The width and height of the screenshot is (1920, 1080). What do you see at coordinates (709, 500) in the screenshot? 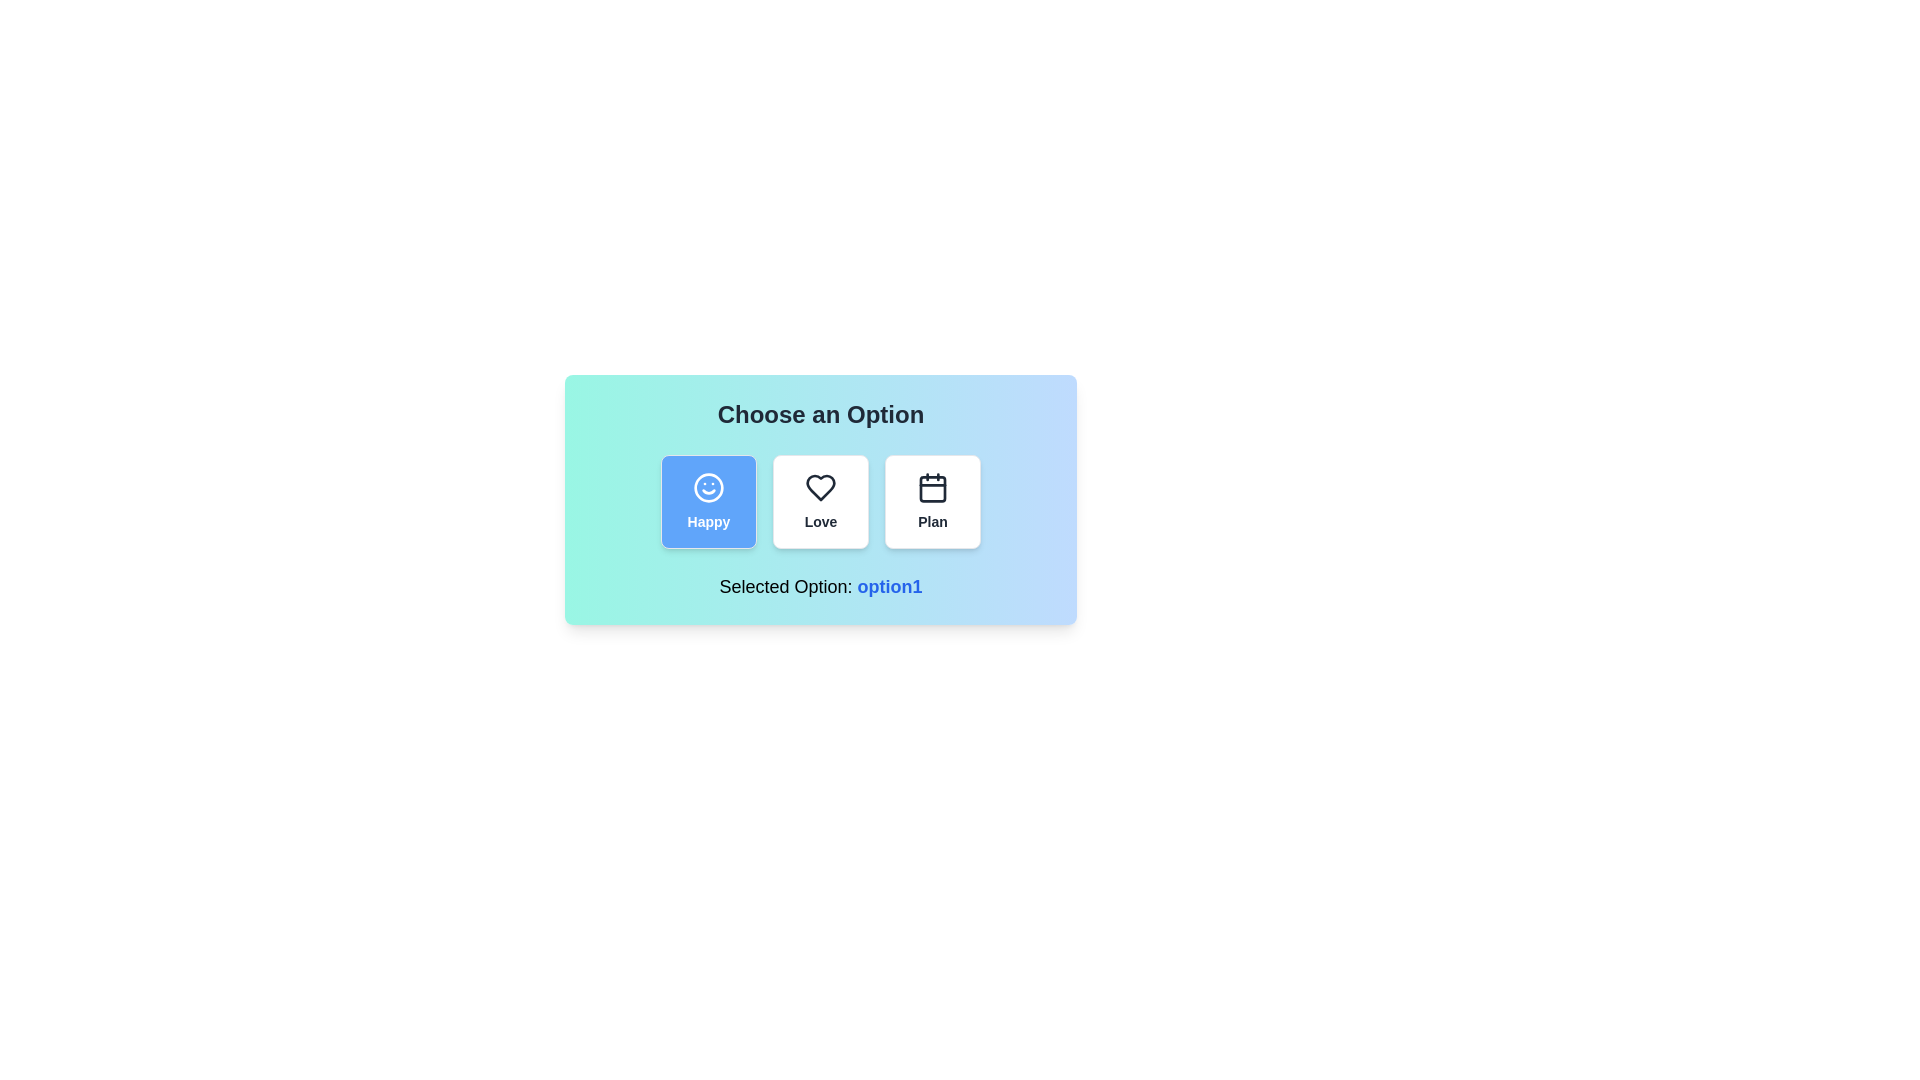
I see `the 'Happy' button` at bounding box center [709, 500].